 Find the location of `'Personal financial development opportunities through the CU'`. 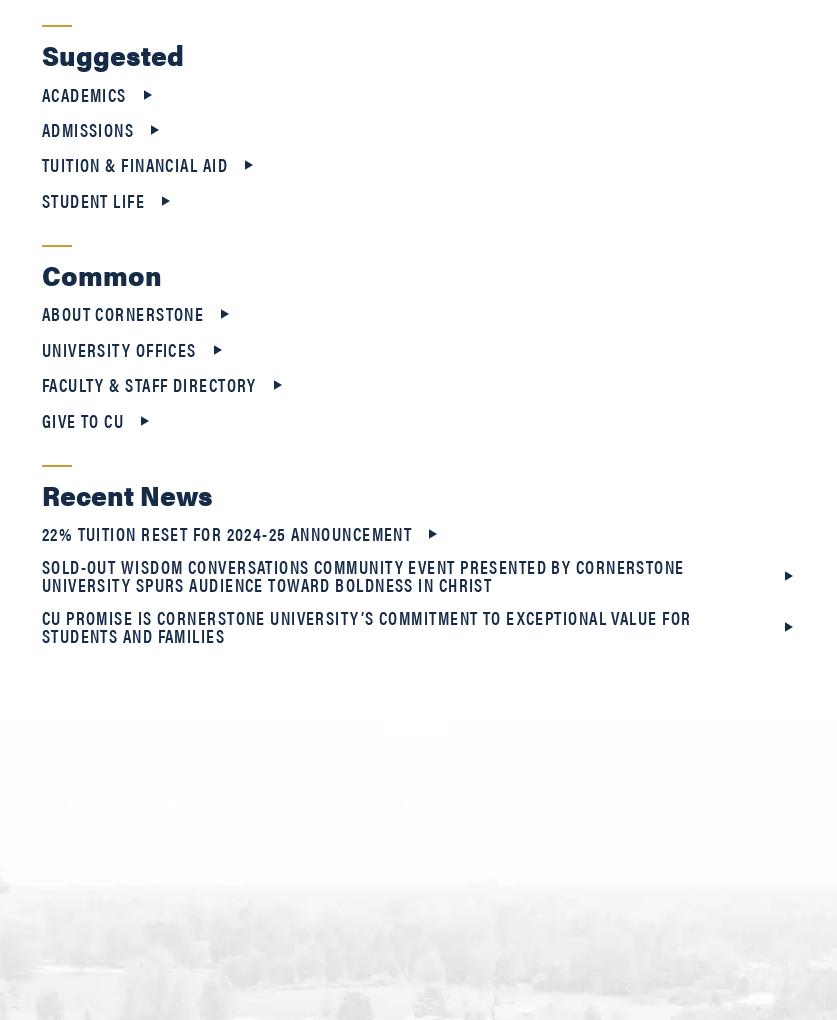

'Personal financial development opportunities through the CU' is located at coordinates (309, 832).